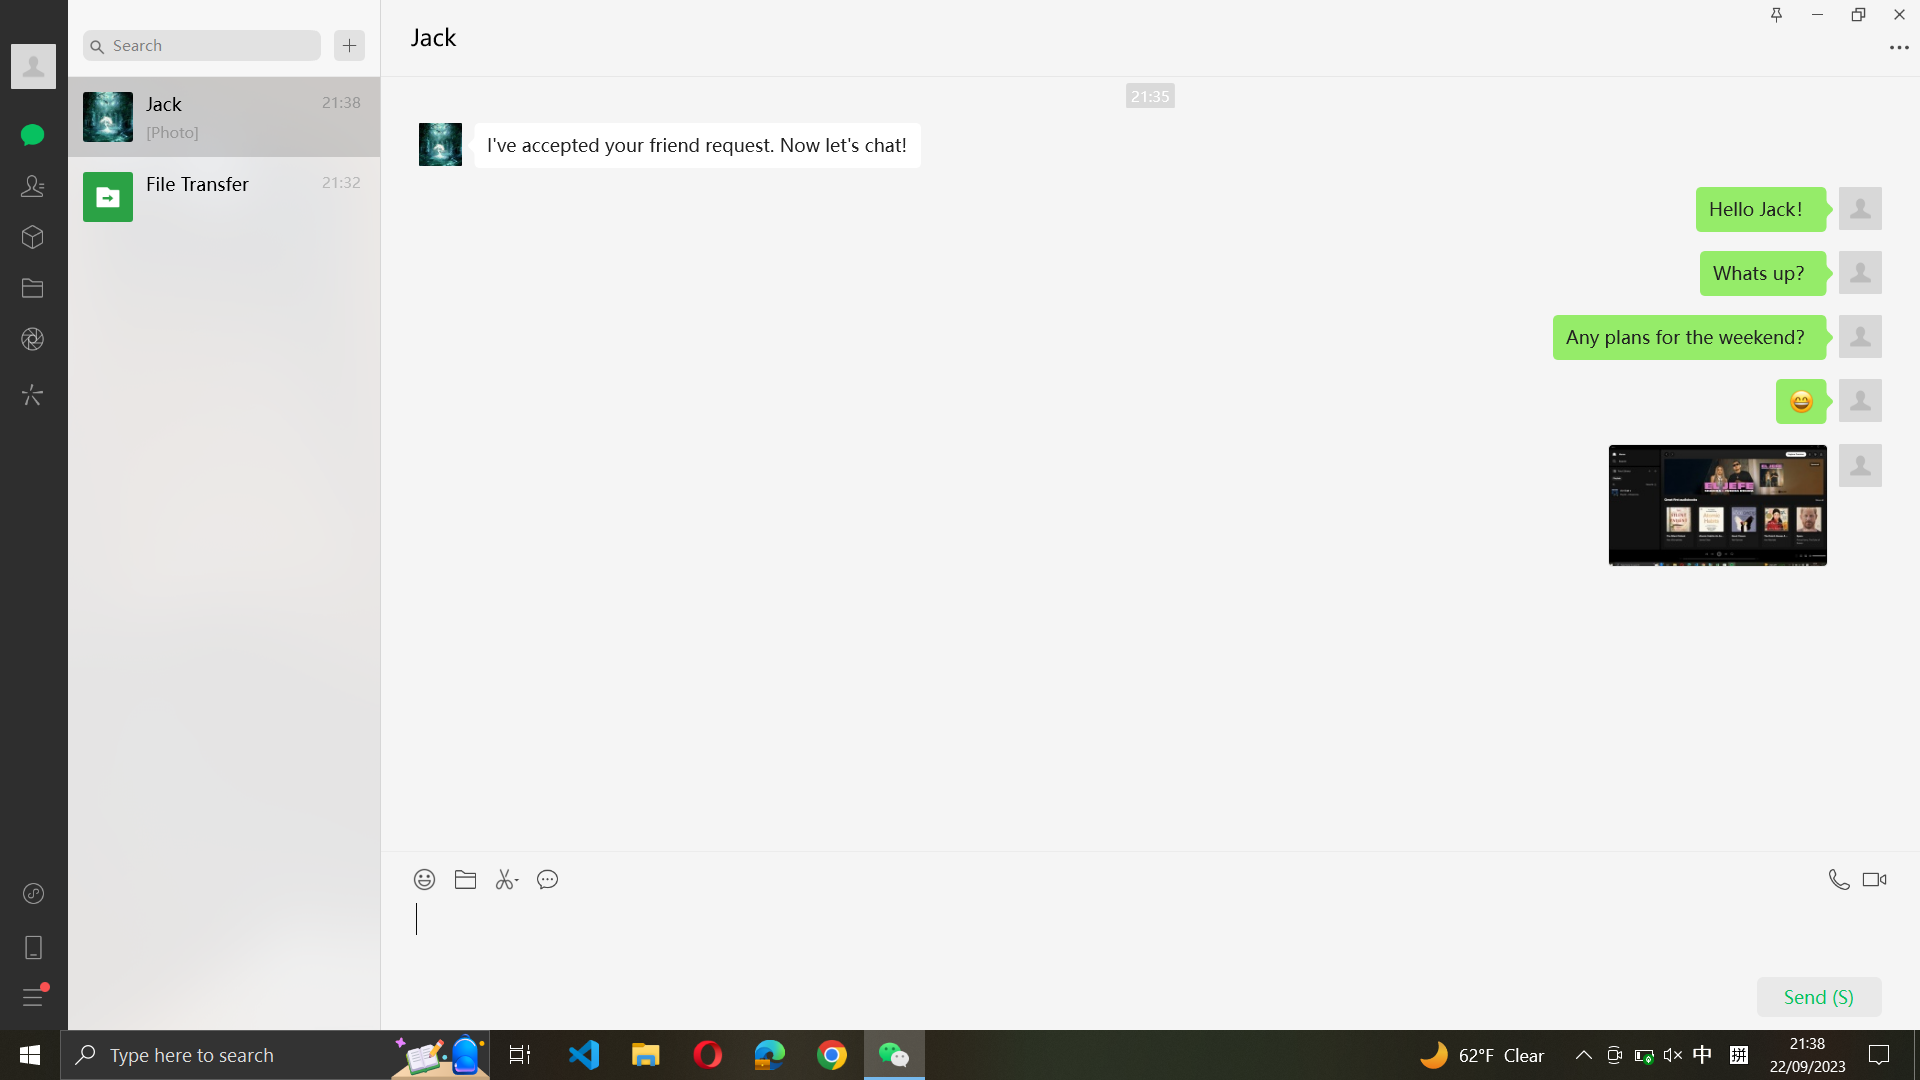 The height and width of the screenshot is (1080, 1920). I want to click on Unfold the complete profile information of Jack, so click(33, 68).